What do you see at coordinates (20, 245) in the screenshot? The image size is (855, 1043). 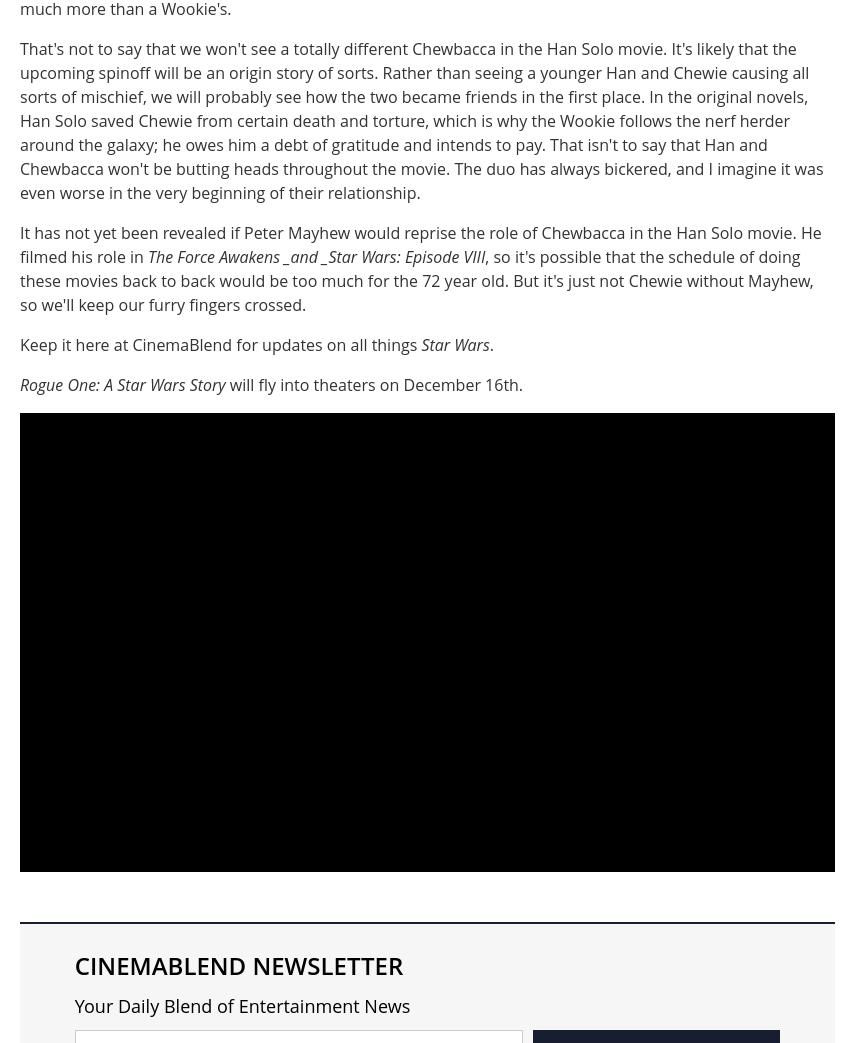 I see `'It has not yet been revealed if Peter Mayhew would reprise the role of Chewbacca in the Han Solo movie. He filmed his role in'` at bounding box center [20, 245].